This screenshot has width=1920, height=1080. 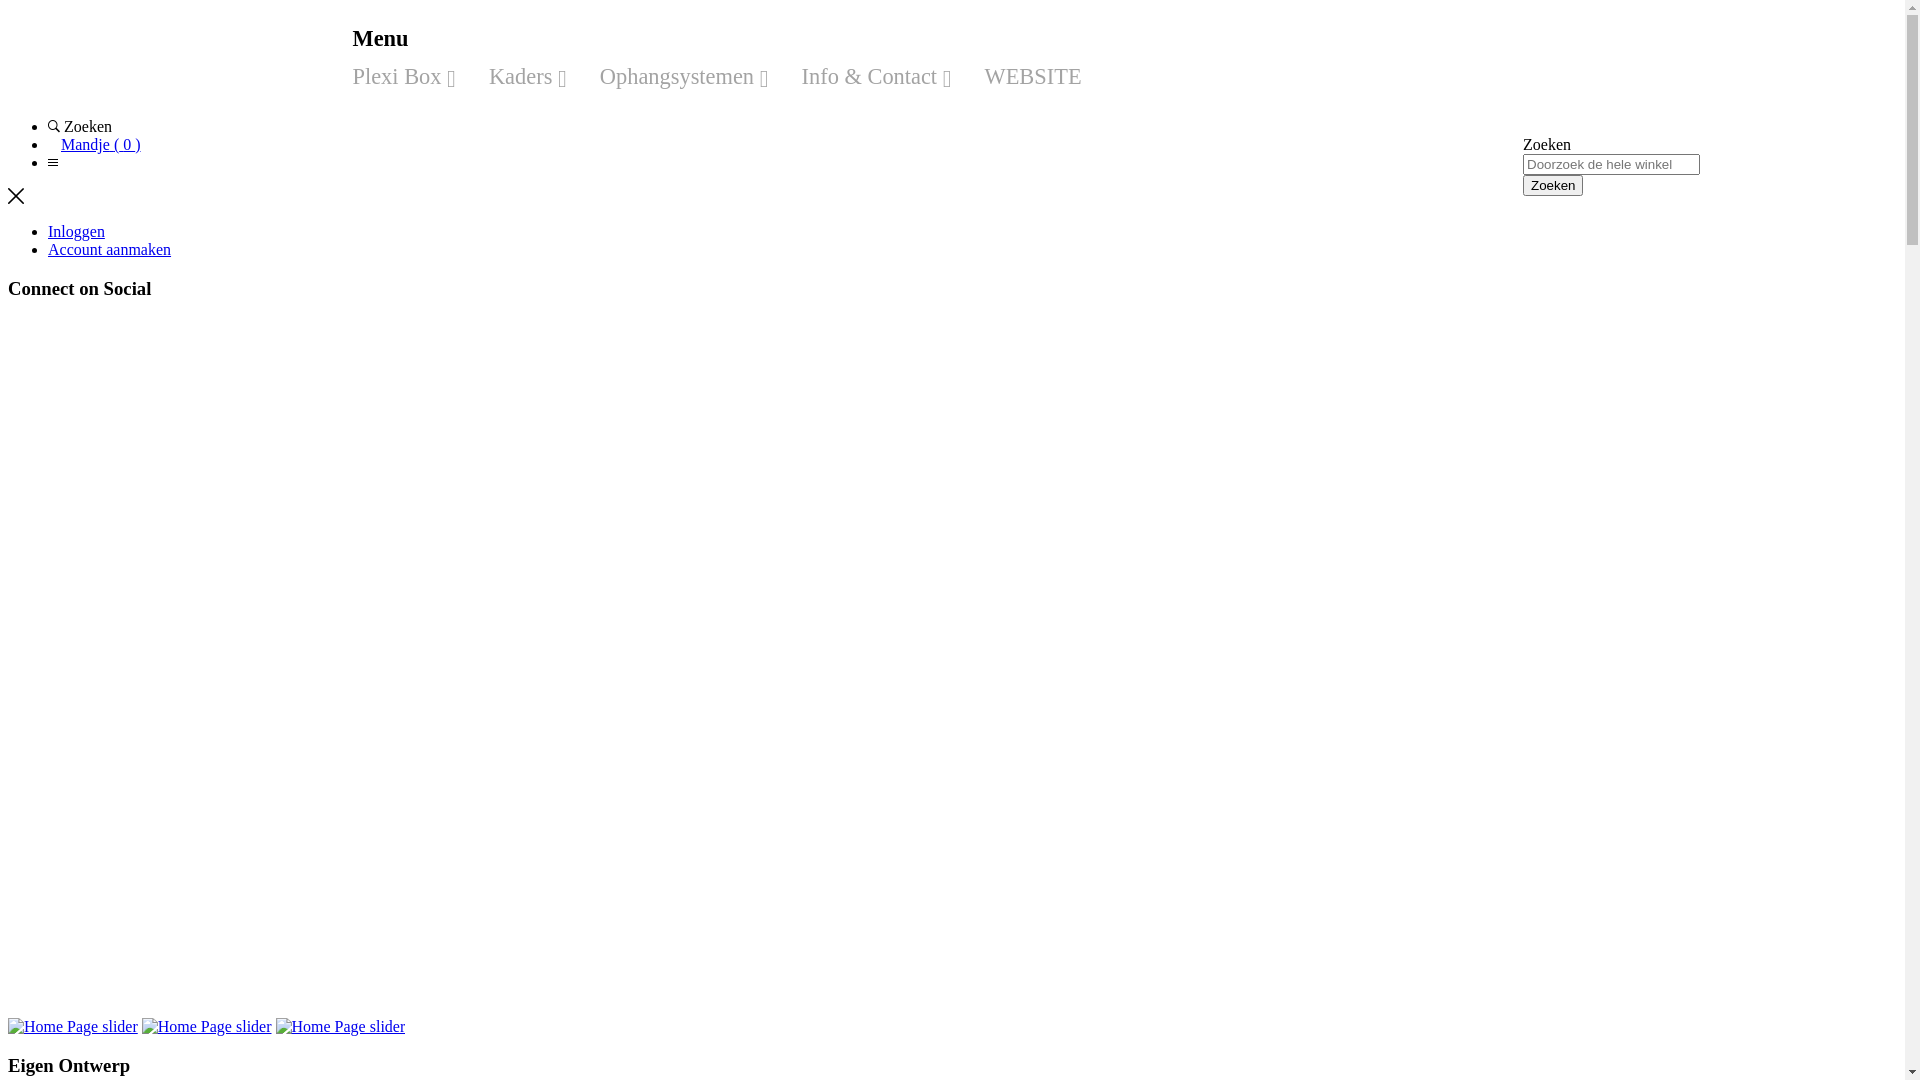 What do you see at coordinates (206, 1026) in the screenshot?
I see `'Home Page slider'` at bounding box center [206, 1026].